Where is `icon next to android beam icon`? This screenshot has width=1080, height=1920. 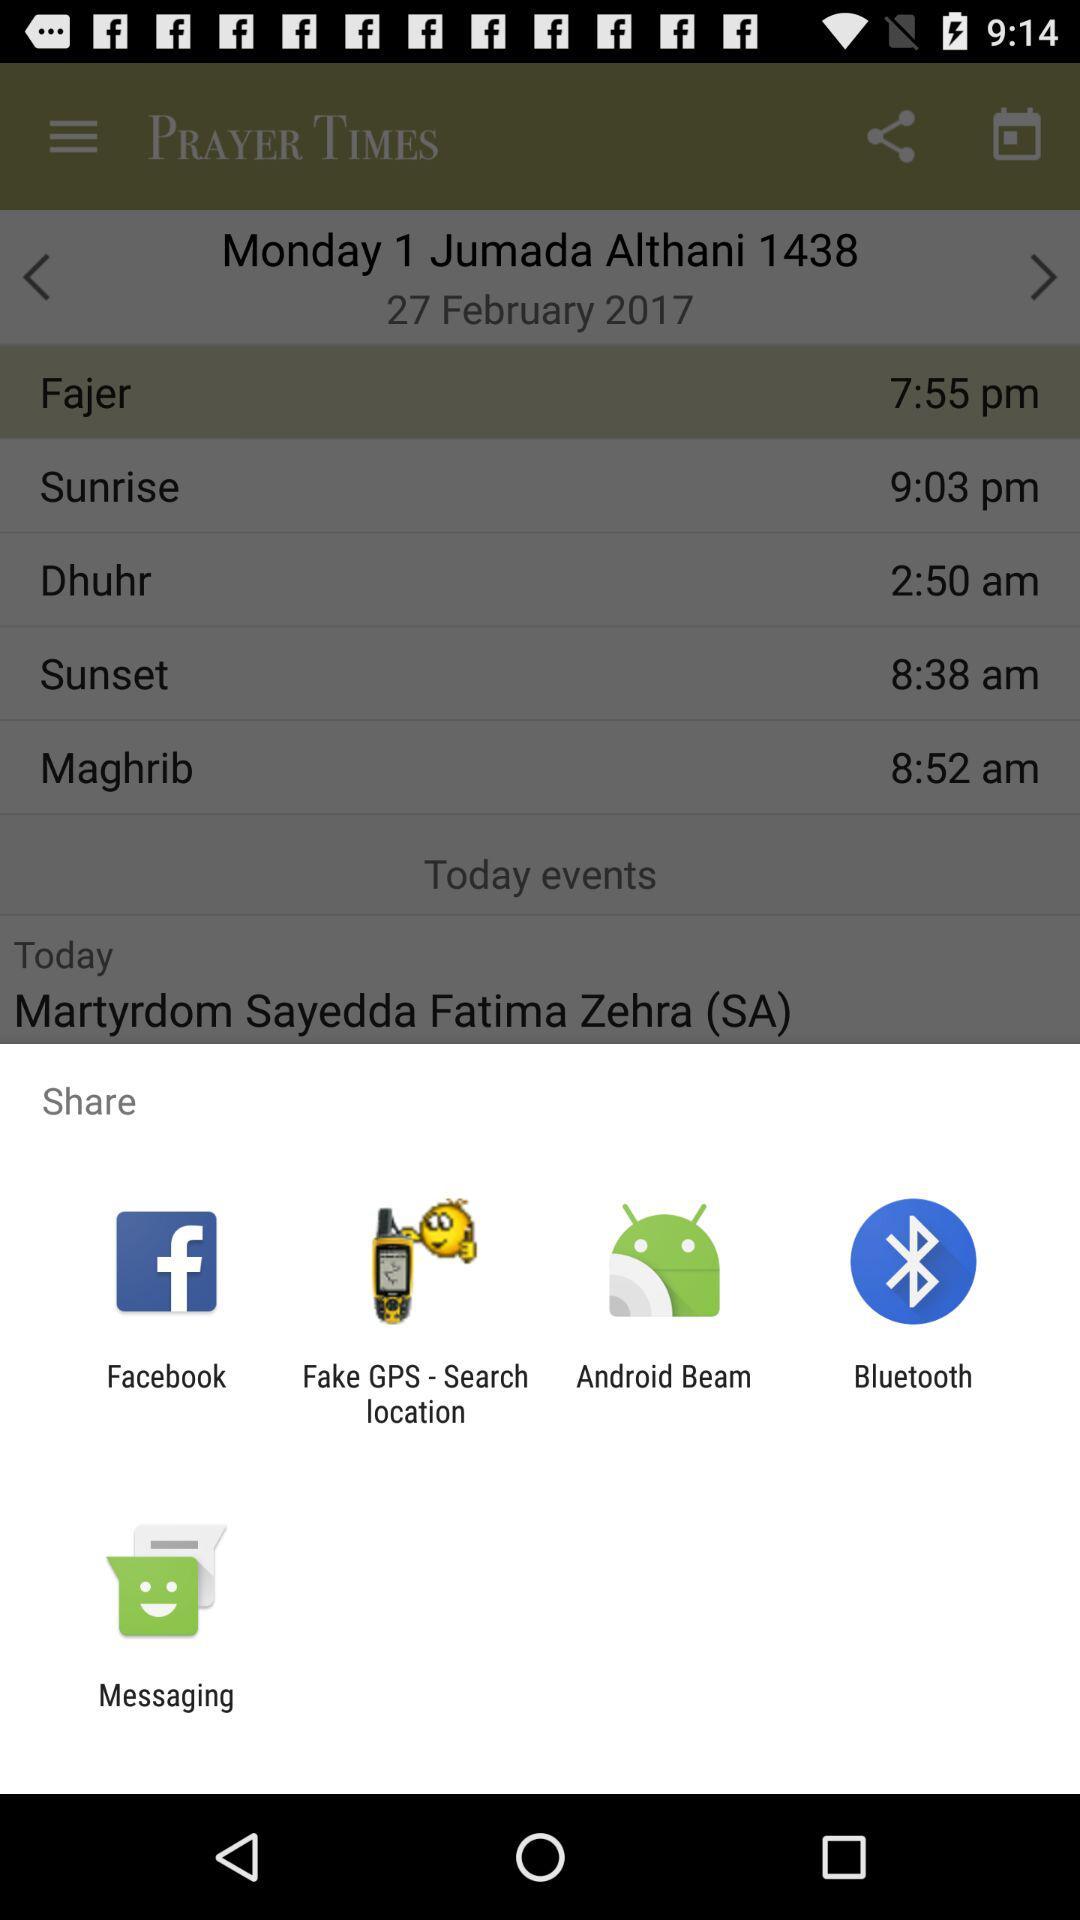 icon next to android beam icon is located at coordinates (414, 1392).